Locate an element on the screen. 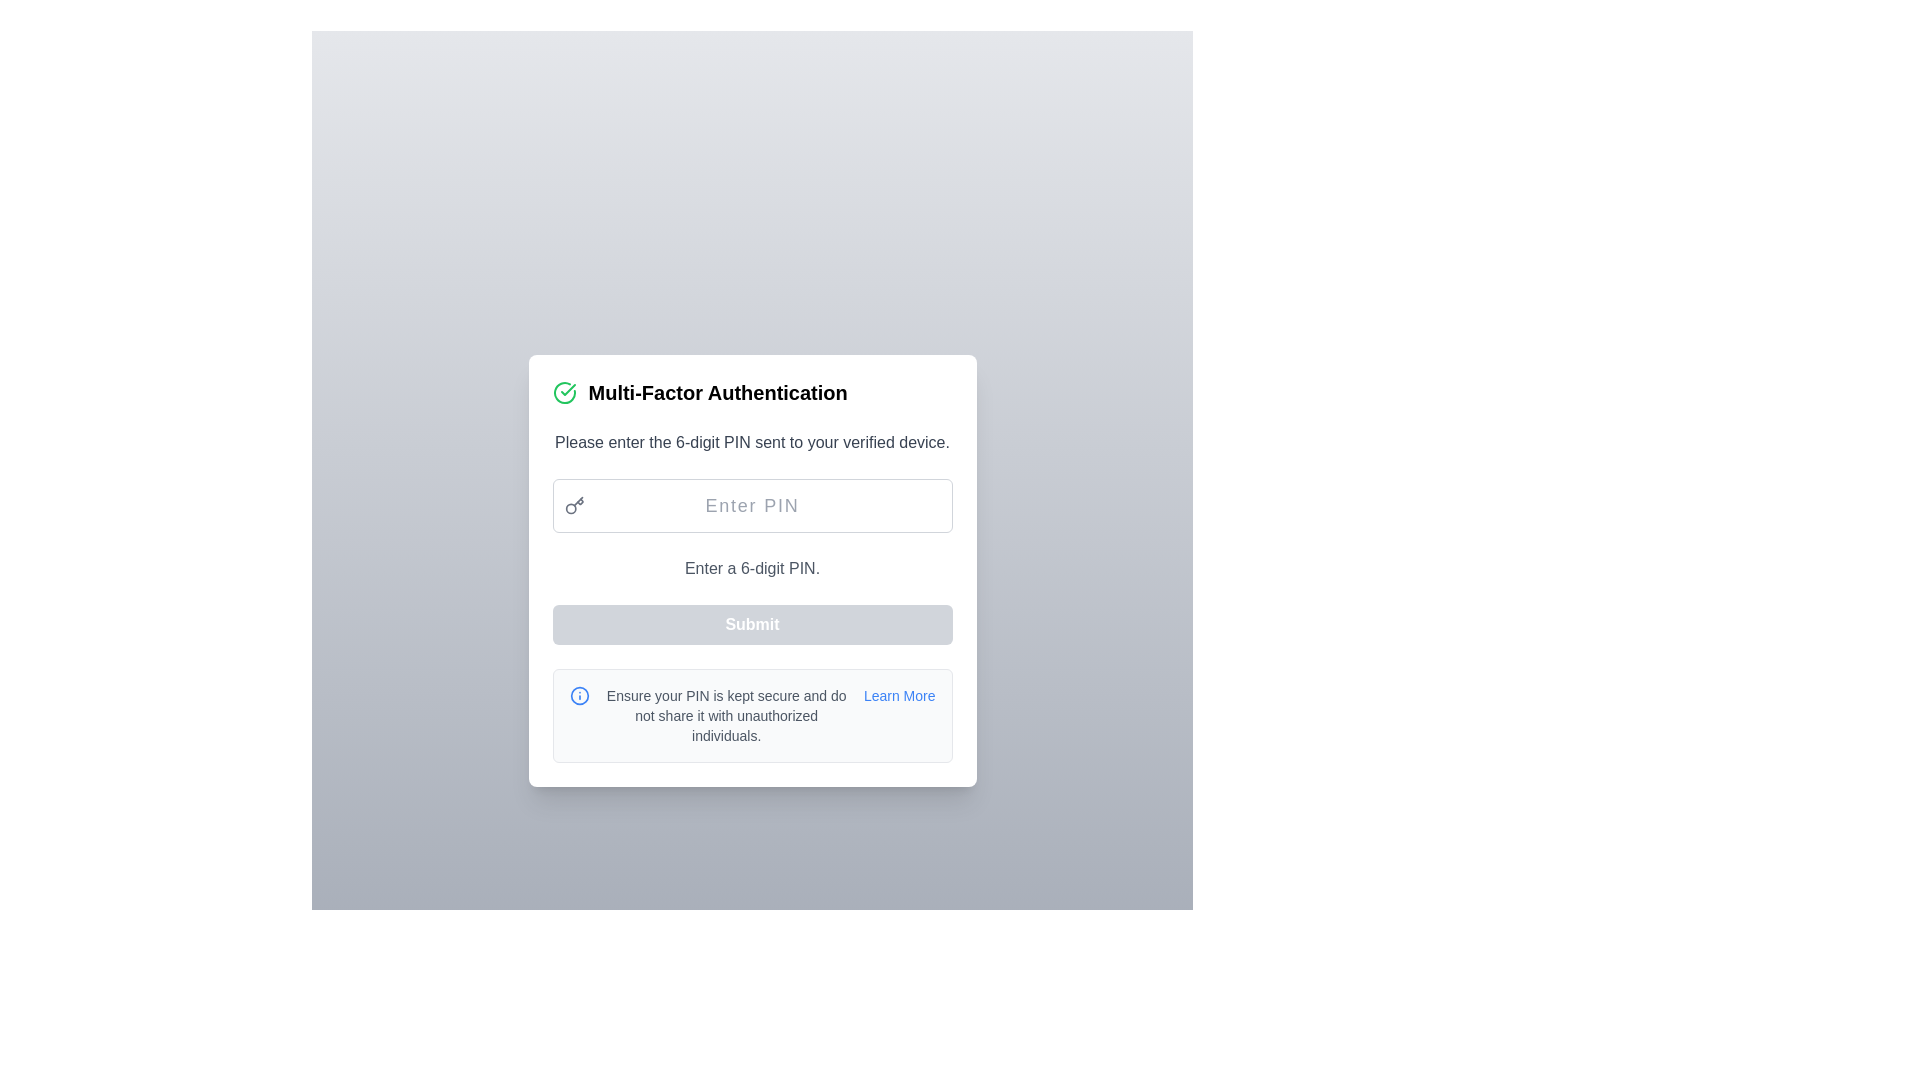 The width and height of the screenshot is (1920, 1080). the blue circular shape of the informational icon located at the top-left corner of the authentication form section is located at coordinates (578, 694).